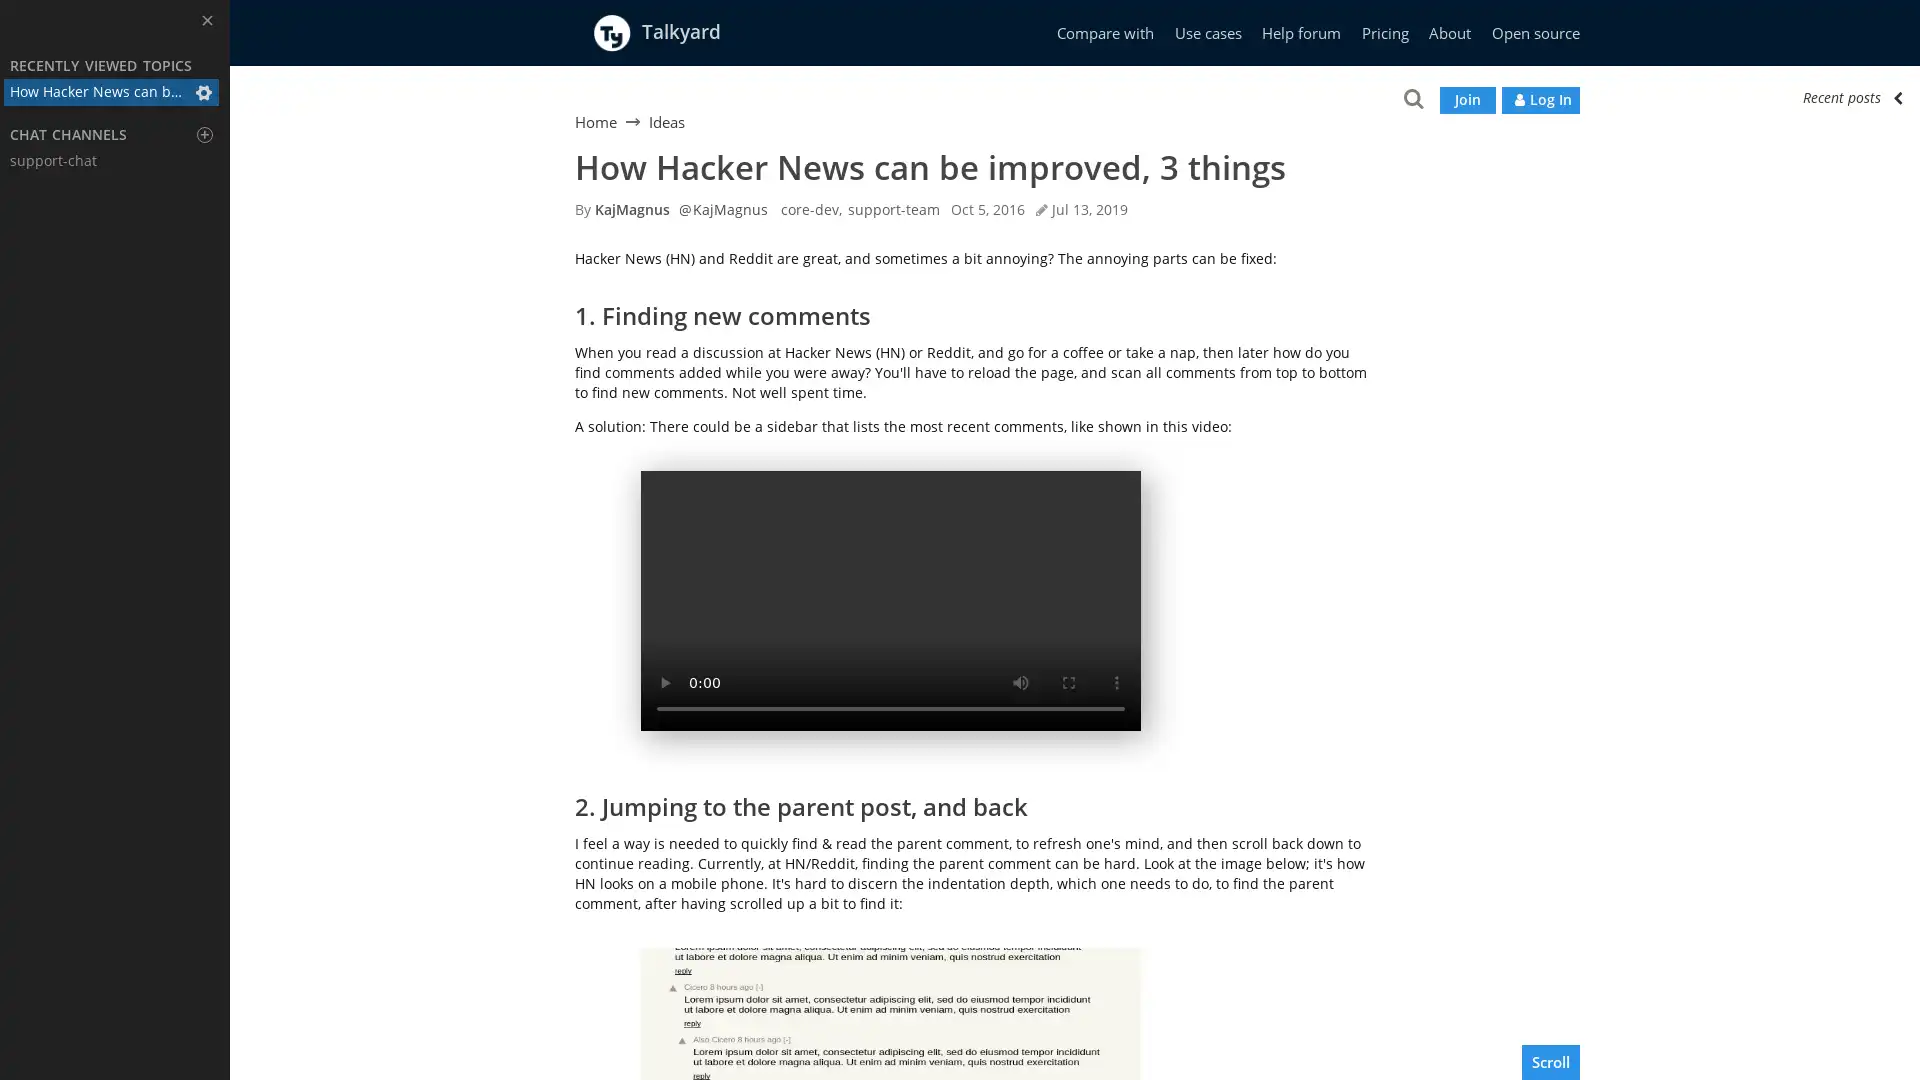 This screenshot has width=1920, height=1080. What do you see at coordinates (1021, 681) in the screenshot?
I see `mute` at bounding box center [1021, 681].